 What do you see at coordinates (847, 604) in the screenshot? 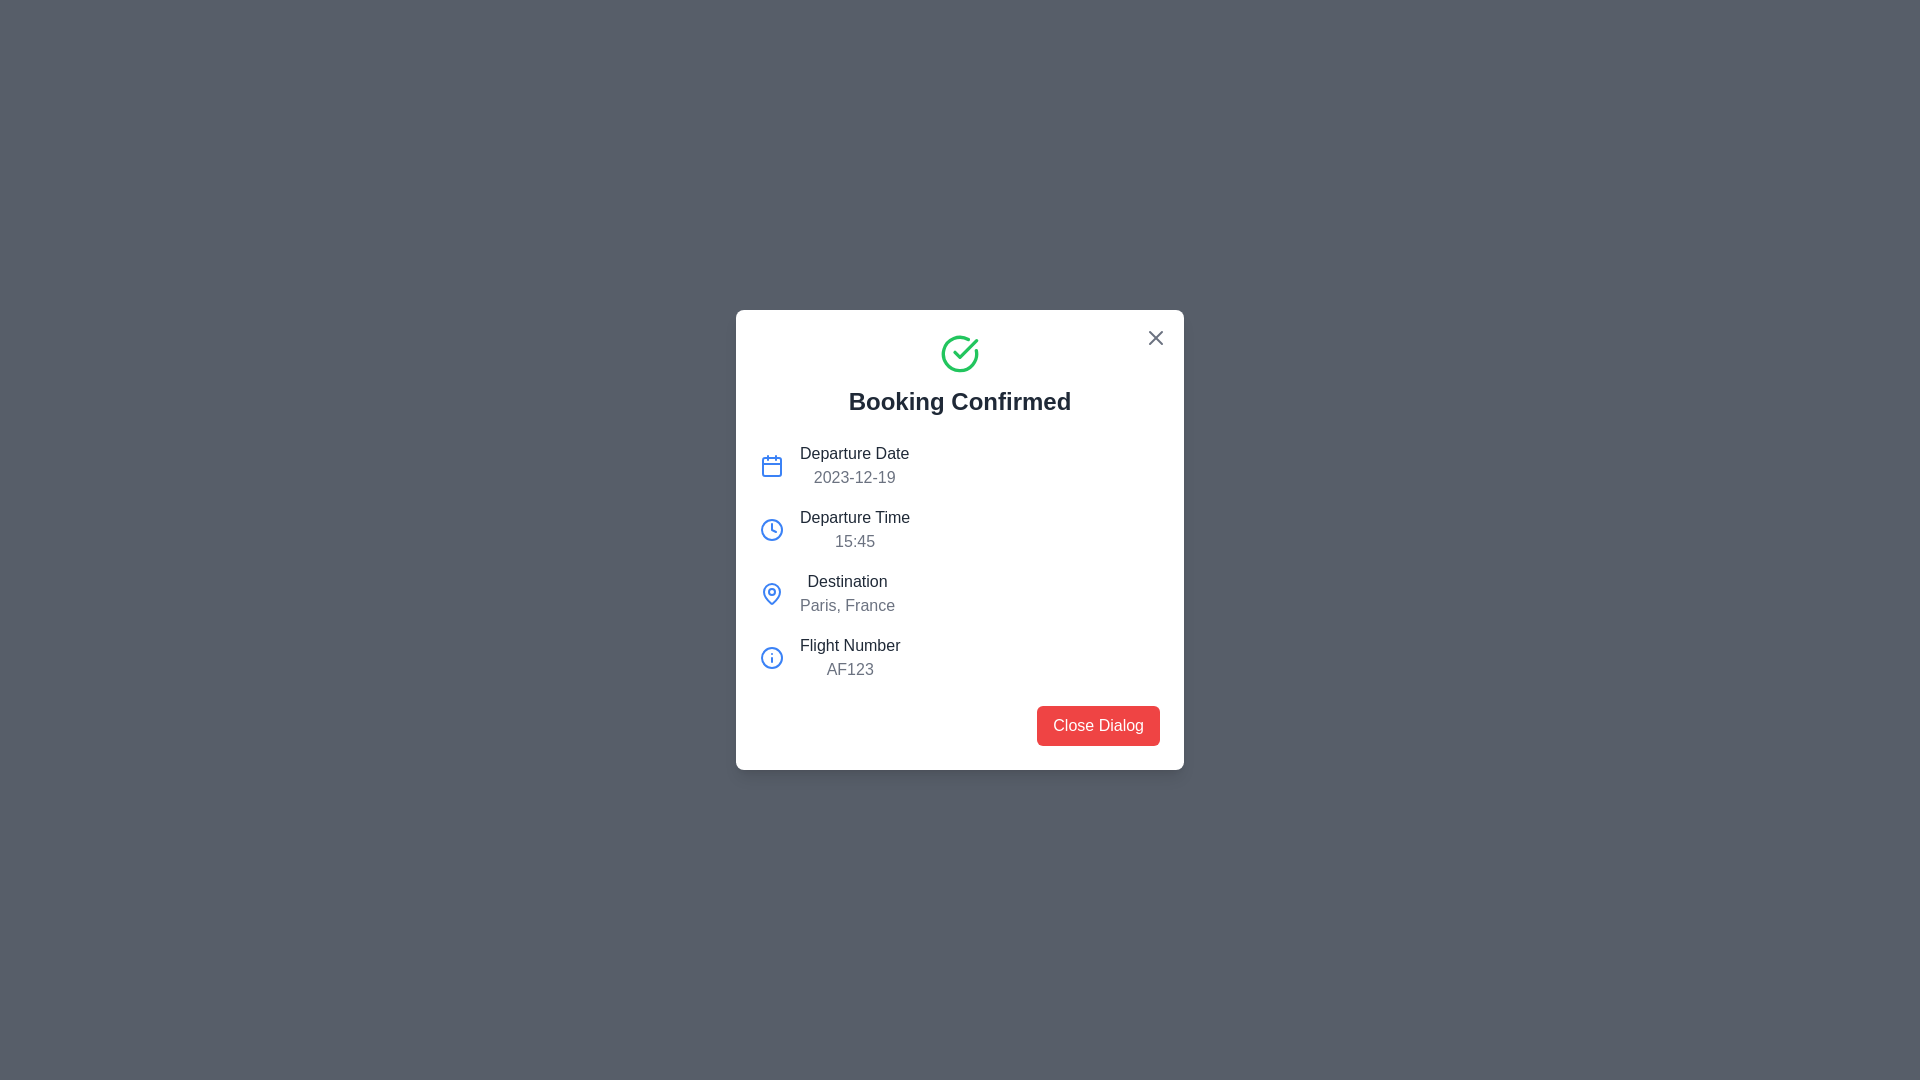
I see `the static text label displaying 'Paris, France' below the 'Destination' label for additional context` at bounding box center [847, 604].